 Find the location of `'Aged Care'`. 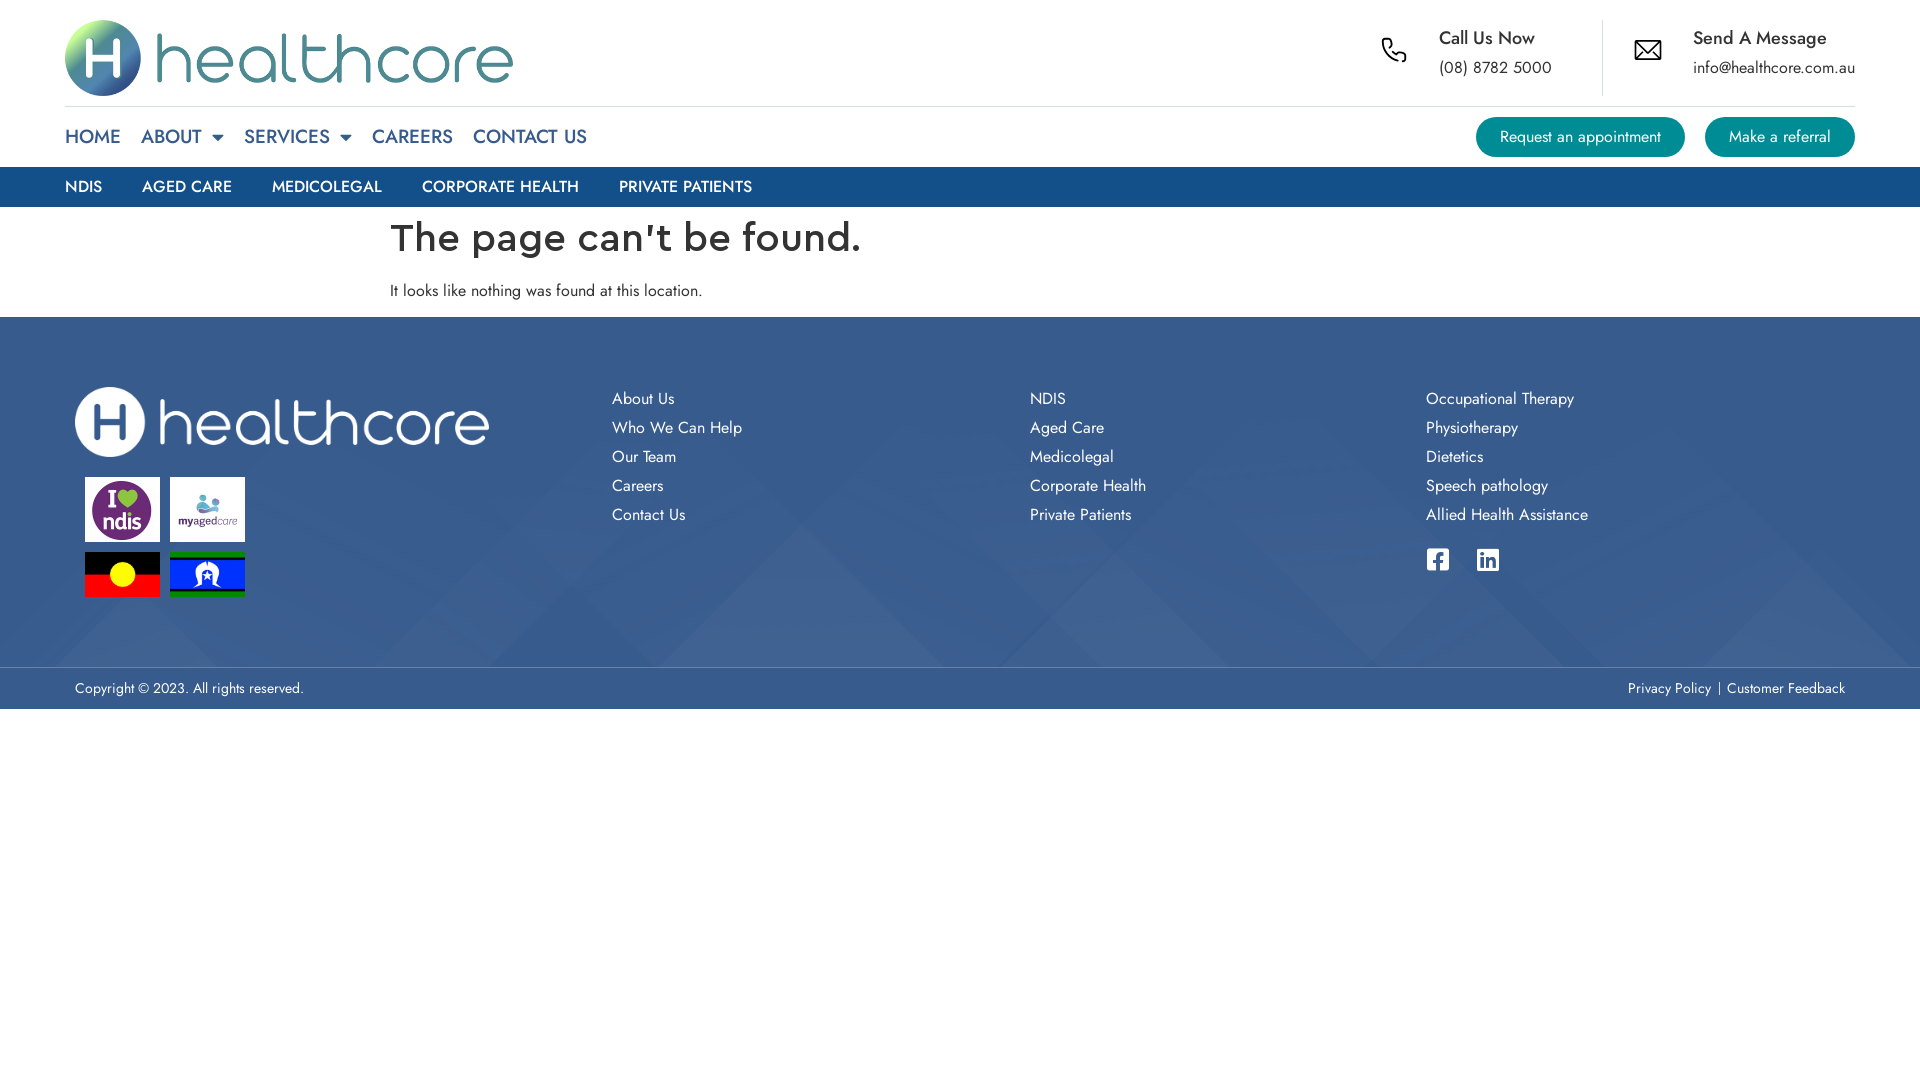

'Aged Care' is located at coordinates (1065, 427).